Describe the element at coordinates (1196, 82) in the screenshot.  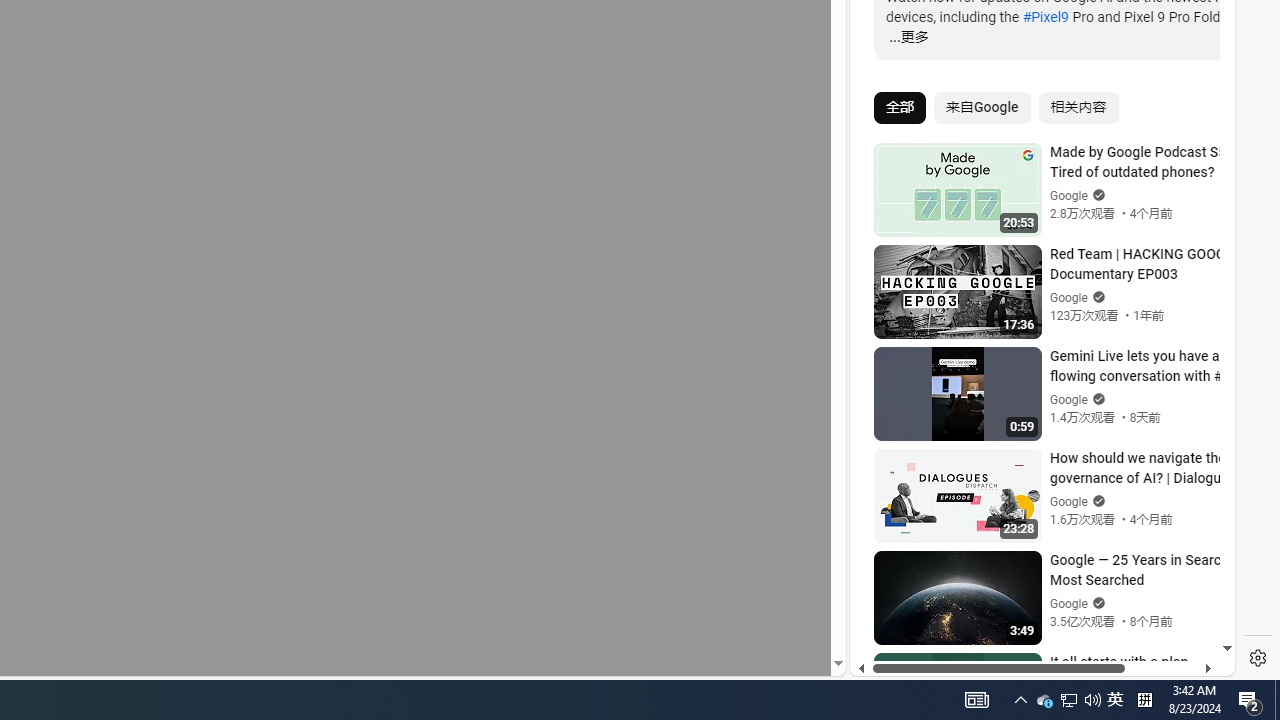
I see `'Click to scroll right'` at that location.